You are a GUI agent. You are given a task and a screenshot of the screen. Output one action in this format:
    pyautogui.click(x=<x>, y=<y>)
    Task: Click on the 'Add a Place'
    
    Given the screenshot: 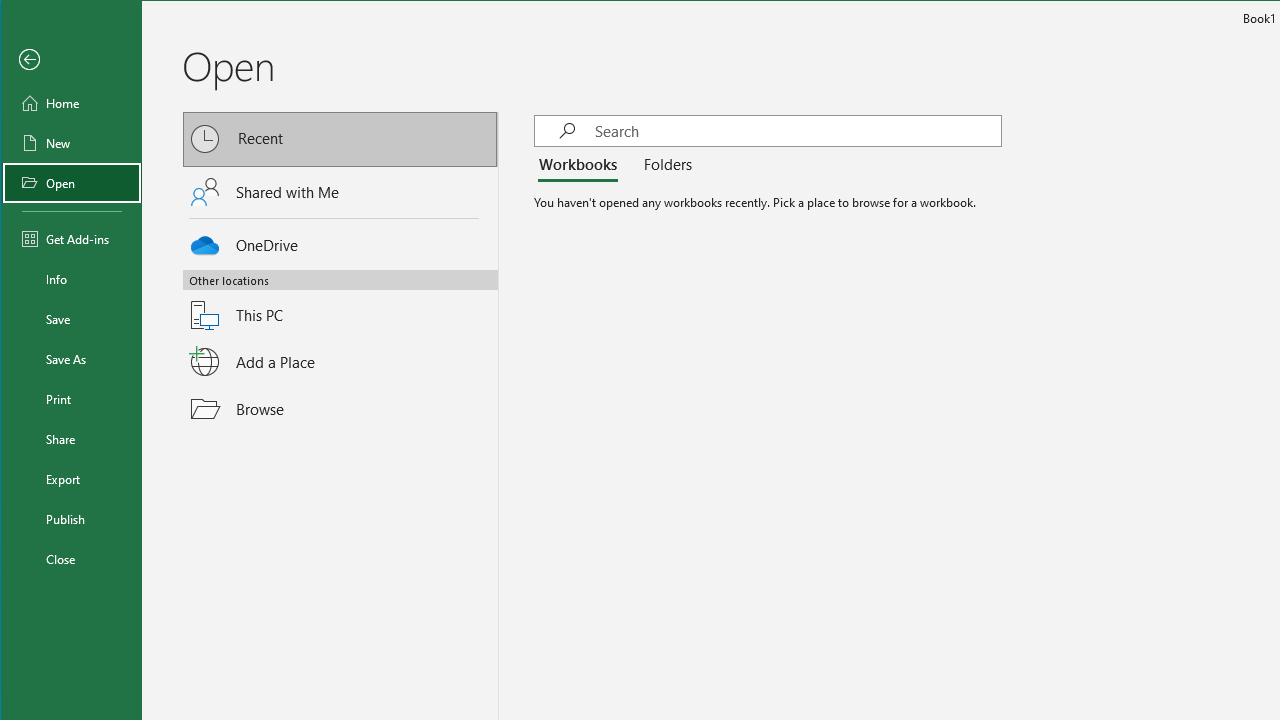 What is the action you would take?
    pyautogui.click(x=341, y=361)
    